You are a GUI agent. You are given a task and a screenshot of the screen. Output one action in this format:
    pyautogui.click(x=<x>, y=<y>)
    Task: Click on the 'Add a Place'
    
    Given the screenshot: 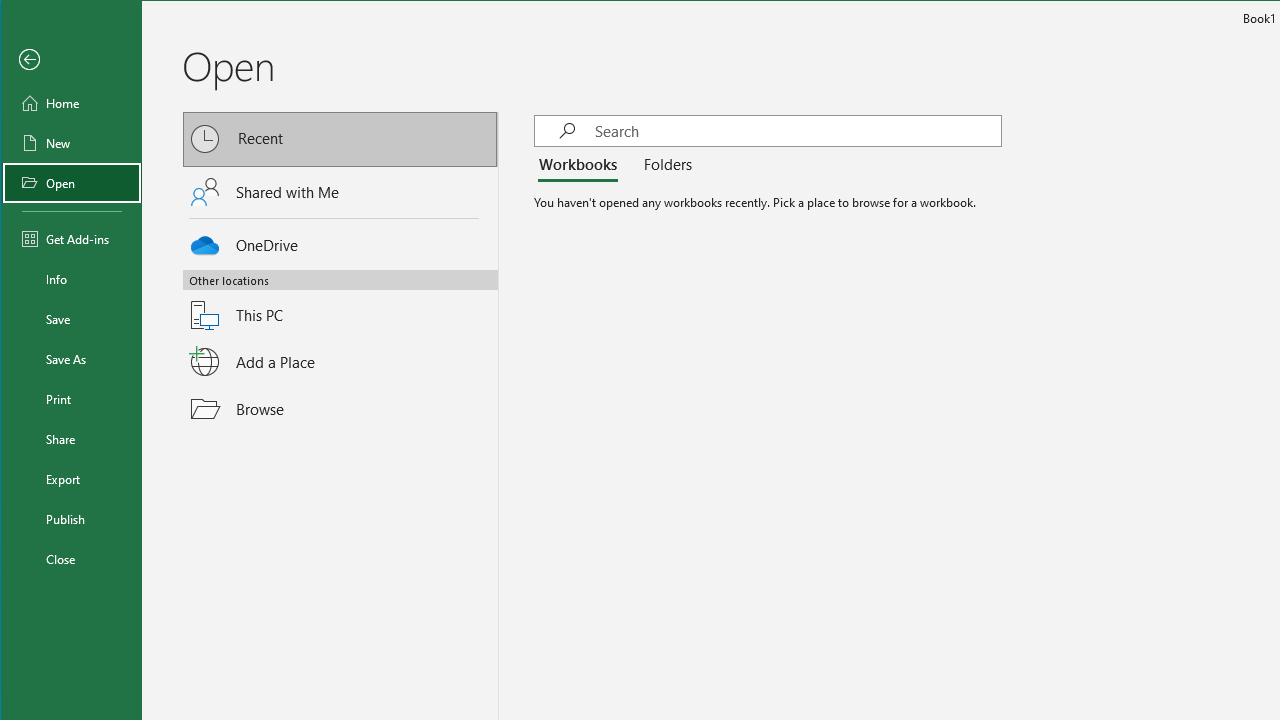 What is the action you would take?
    pyautogui.click(x=341, y=361)
    